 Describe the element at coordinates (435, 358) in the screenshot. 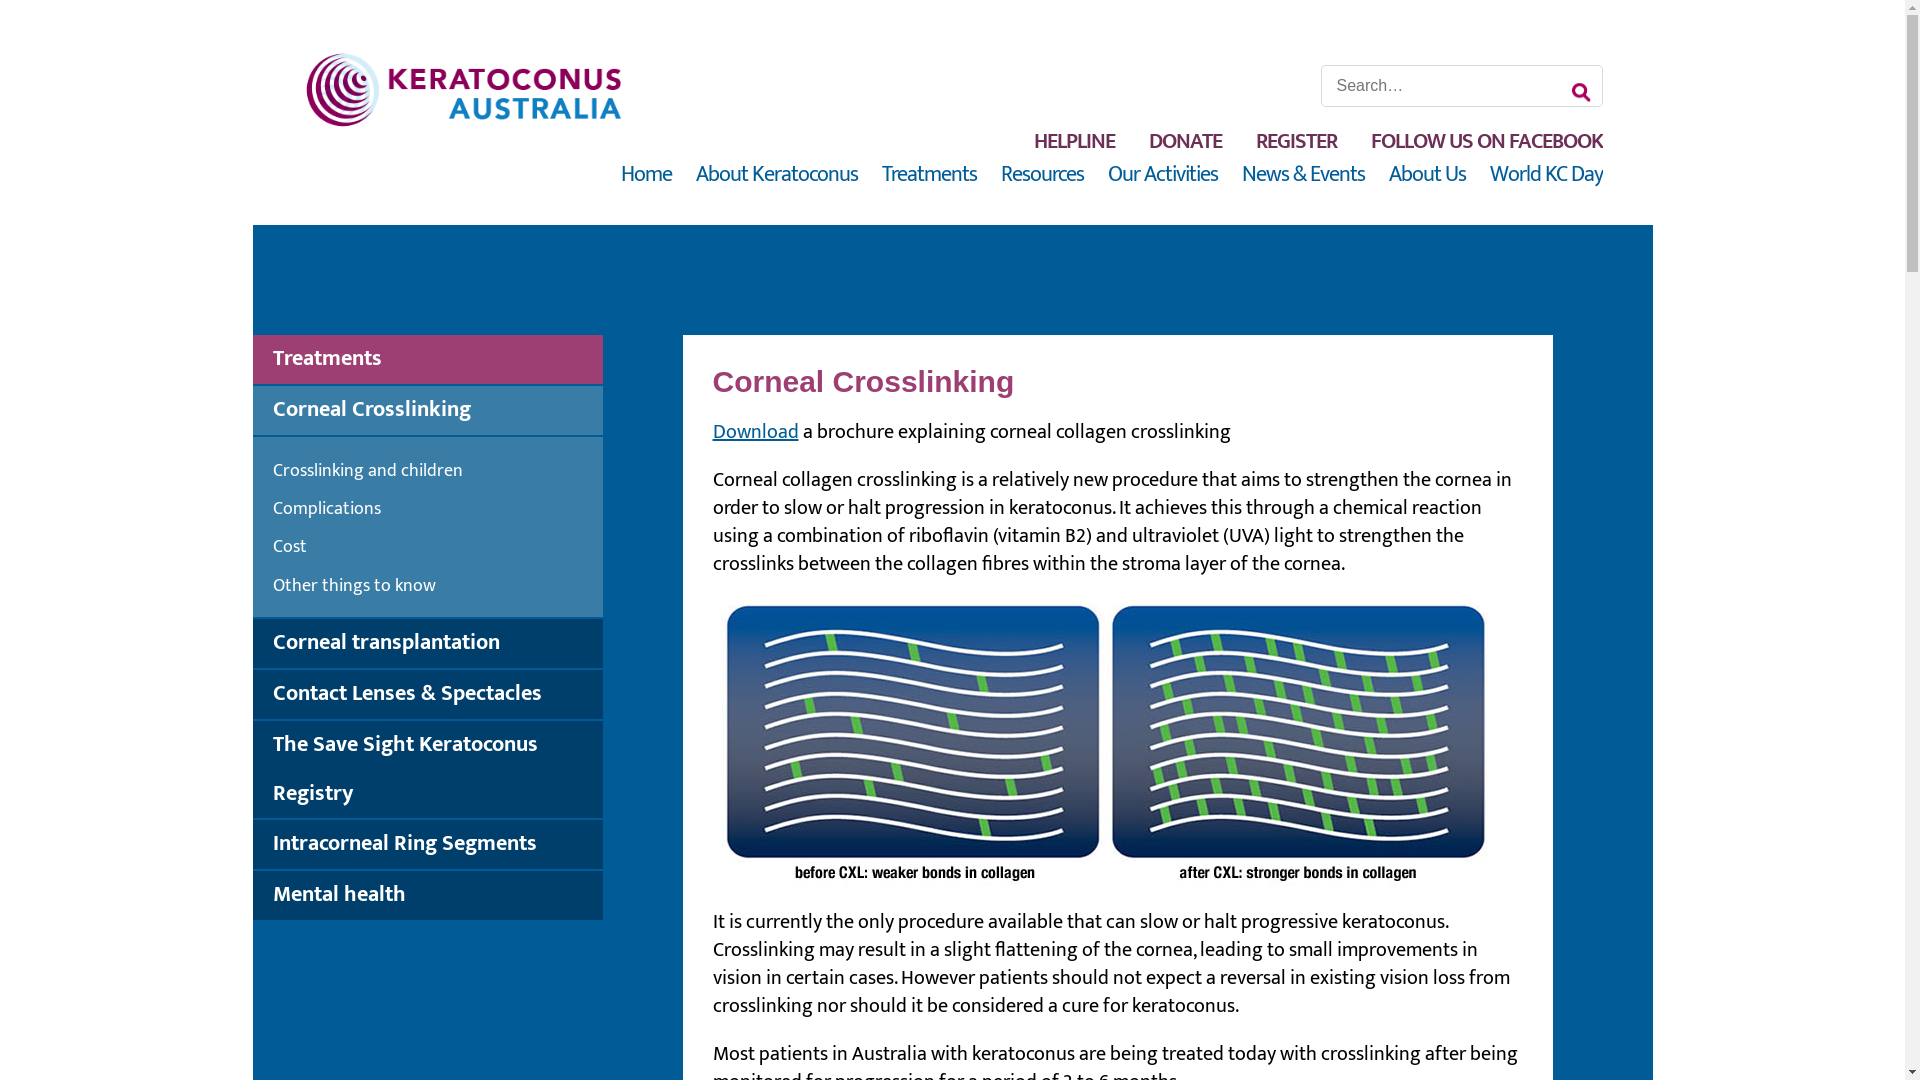

I see `'Treatments'` at that location.